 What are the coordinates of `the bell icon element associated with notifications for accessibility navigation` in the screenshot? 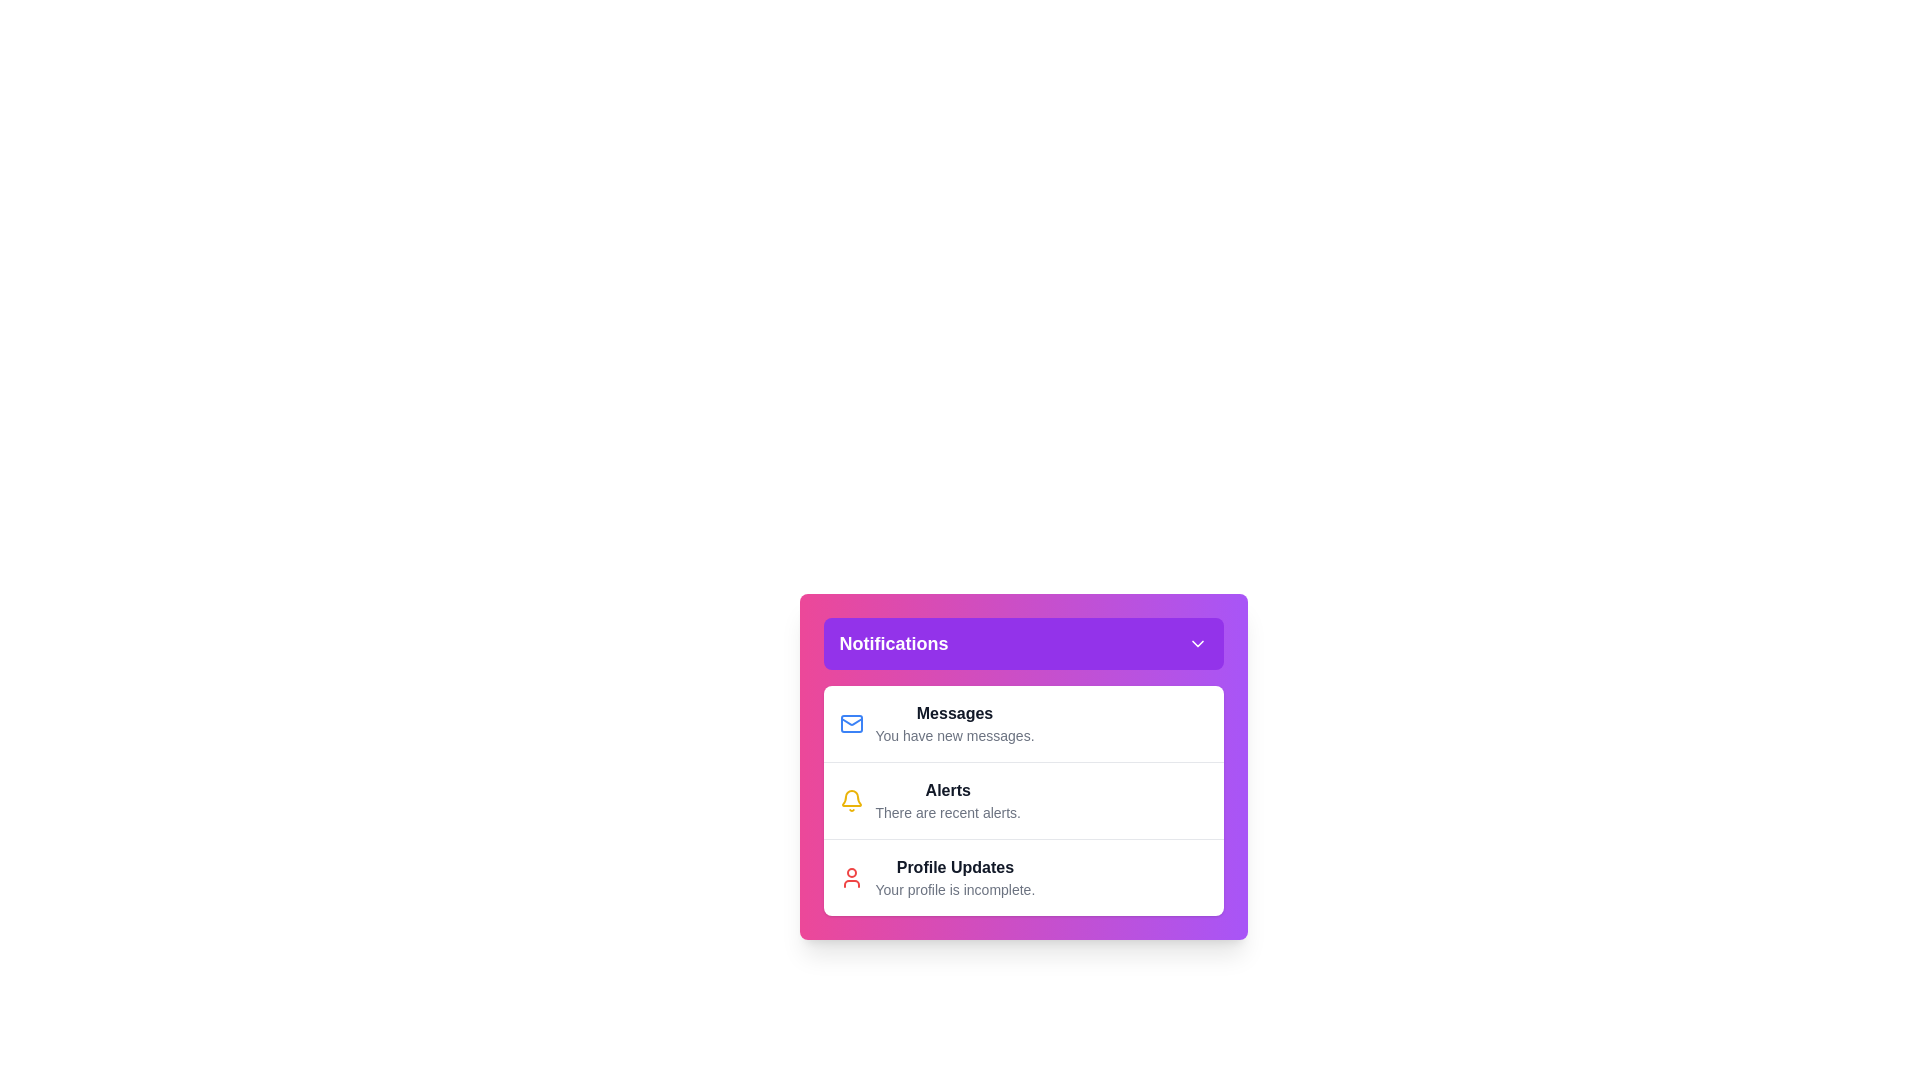 It's located at (851, 797).